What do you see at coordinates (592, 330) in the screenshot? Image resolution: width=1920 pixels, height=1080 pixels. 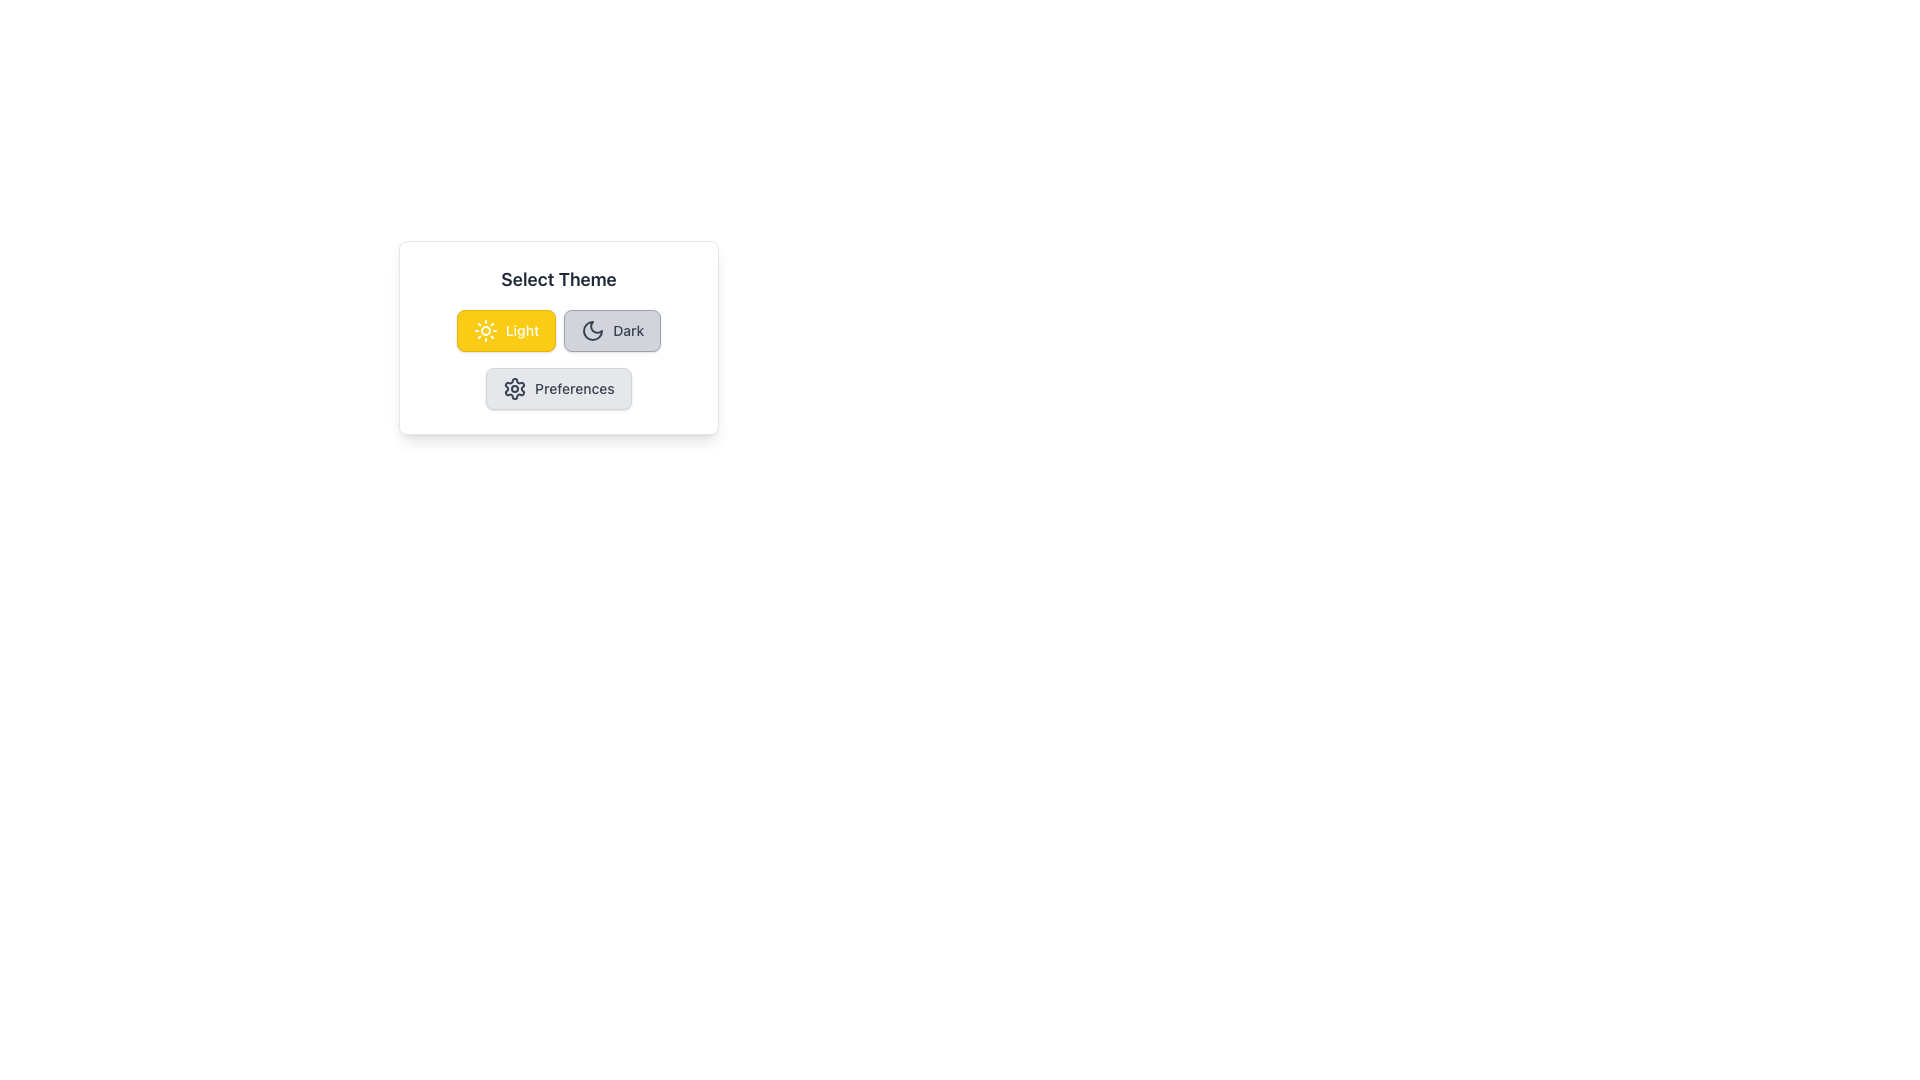 I see `the icon representing the 'Dark' theme option located in the upper-right corner of the 'Dark' theme button` at bounding box center [592, 330].